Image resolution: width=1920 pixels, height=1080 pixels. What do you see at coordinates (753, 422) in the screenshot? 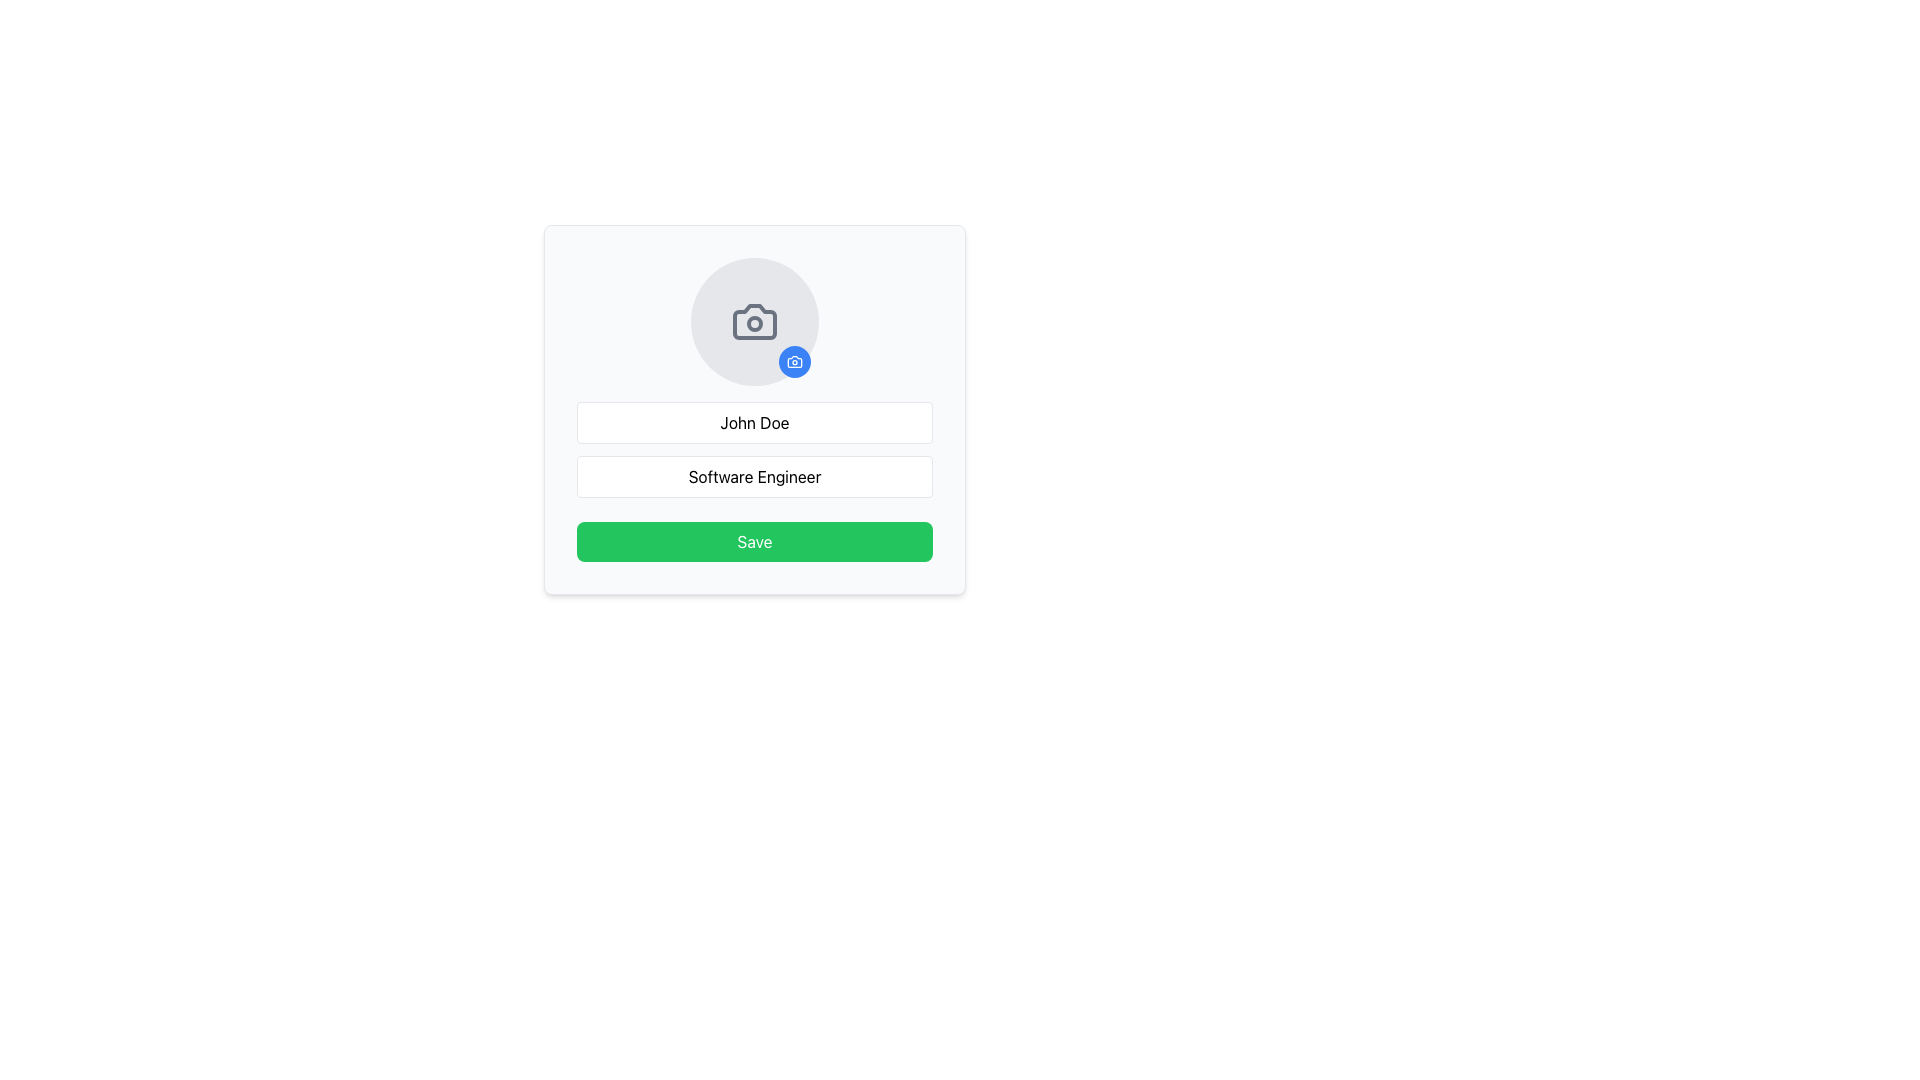
I see `the text input box that displays or edits text with the placeholder 'John Doe', located at the center of the page below the profile picture and above the 'Software Engineer' box` at bounding box center [753, 422].